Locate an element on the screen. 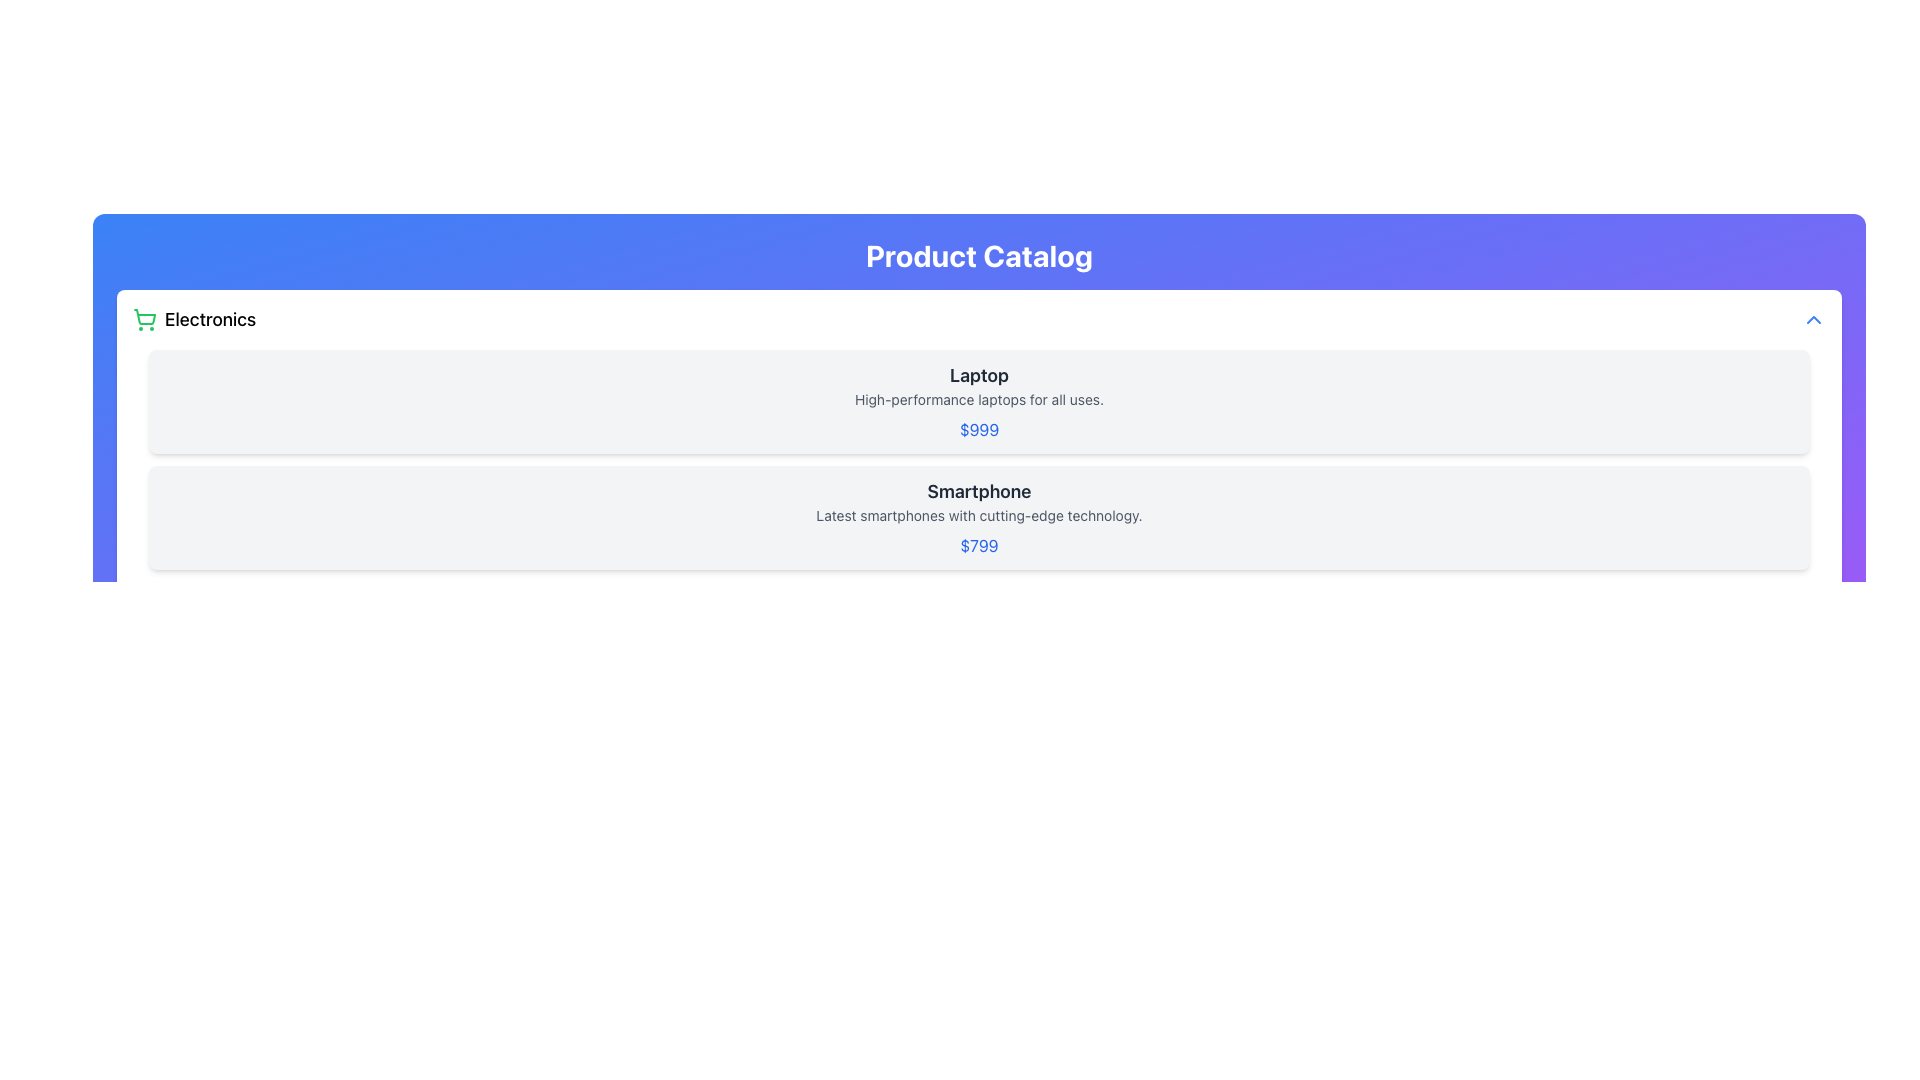  text content of the Text Label that serves as the title for the product within the upper part of the main content area is located at coordinates (979, 375).